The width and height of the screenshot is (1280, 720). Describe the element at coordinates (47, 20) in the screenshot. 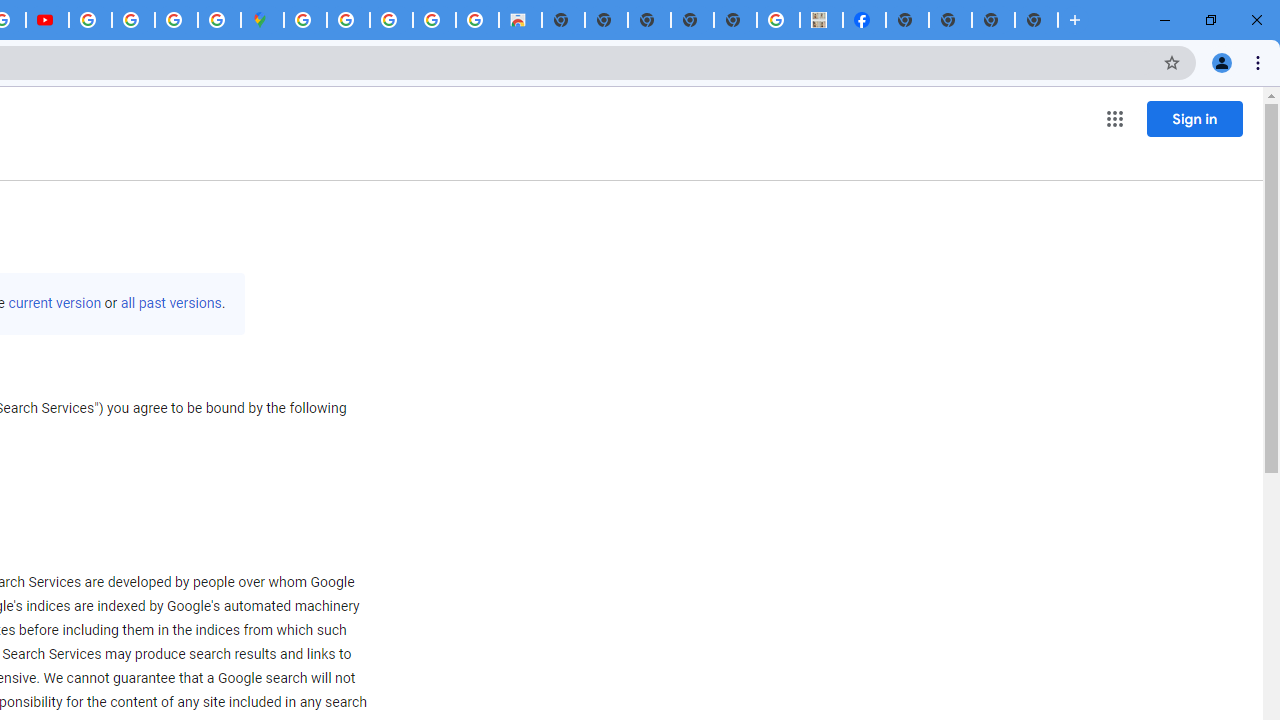

I see `'Subscriptions - YouTube'` at that location.